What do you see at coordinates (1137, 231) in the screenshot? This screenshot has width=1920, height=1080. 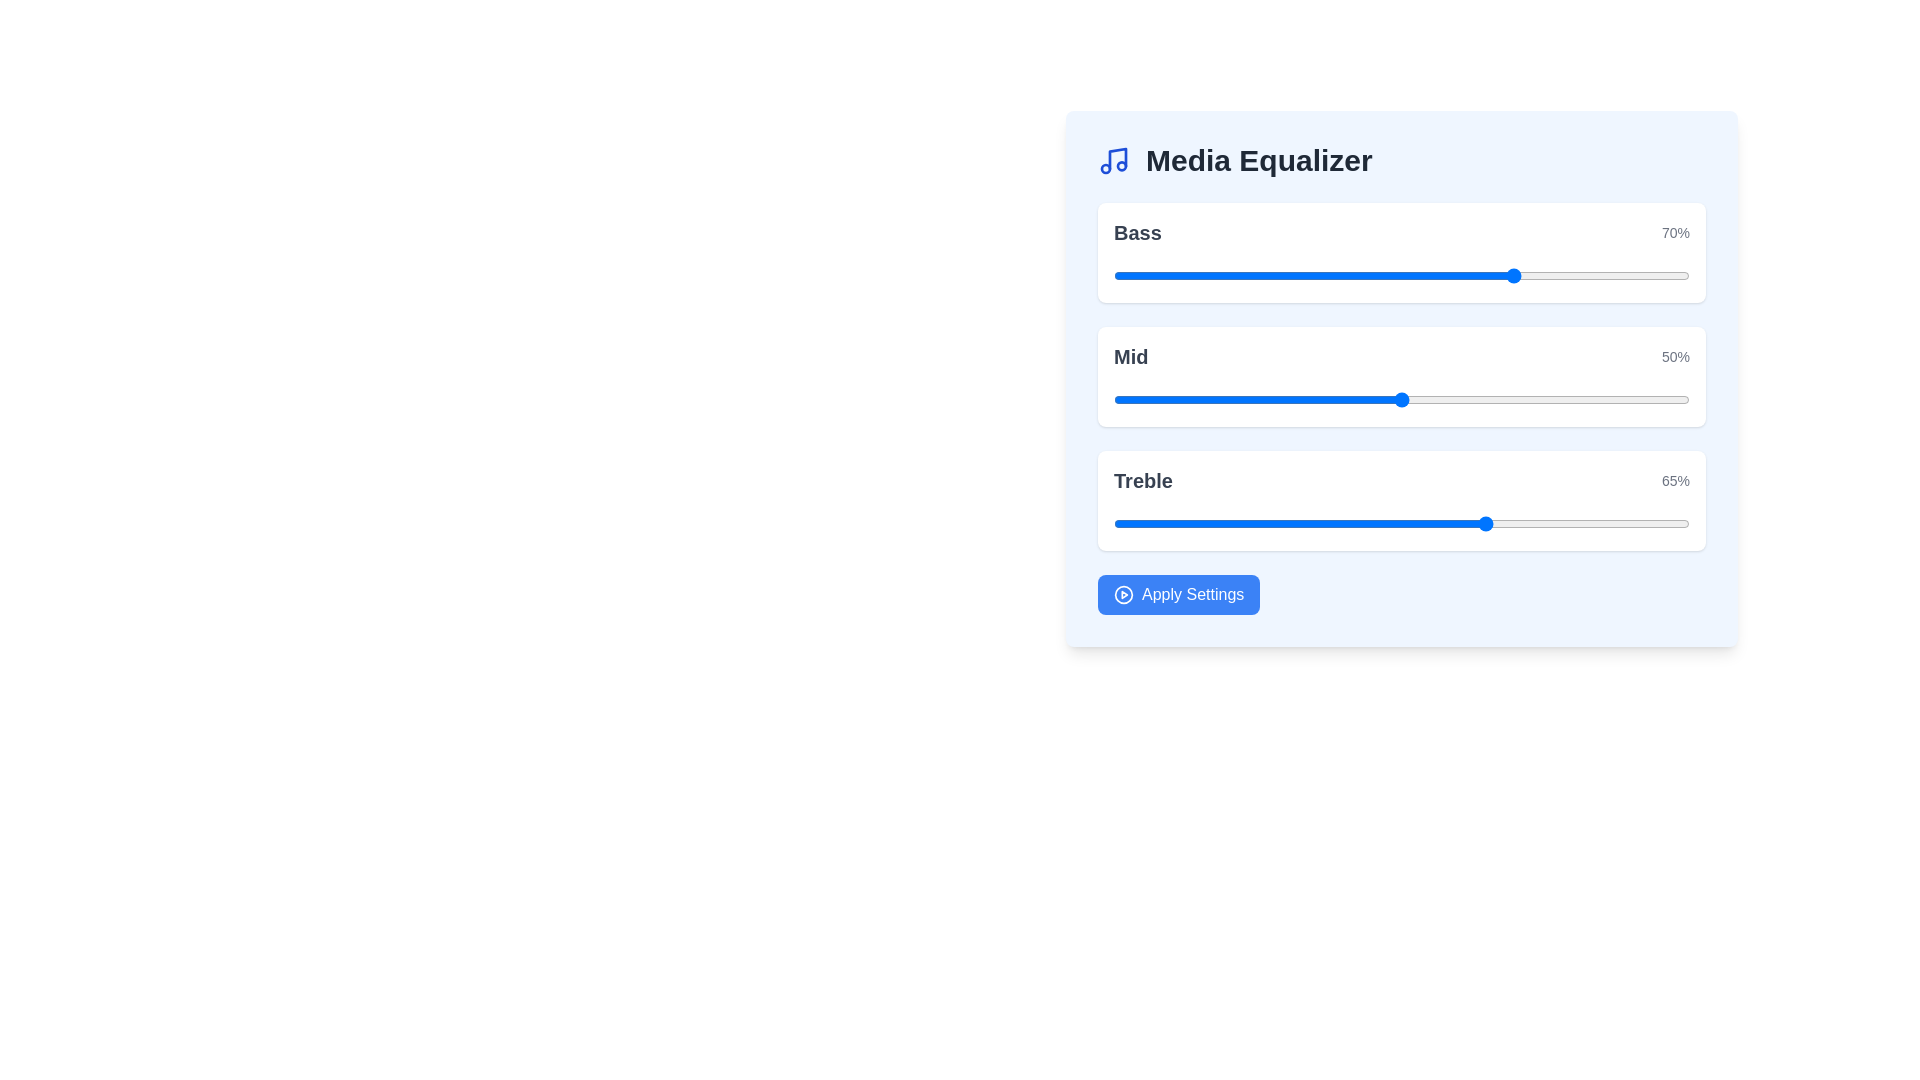 I see `the text label 'Bass' that describes the bass level adjustment in the media equalizer interface, located at the top of the vertical list` at bounding box center [1137, 231].